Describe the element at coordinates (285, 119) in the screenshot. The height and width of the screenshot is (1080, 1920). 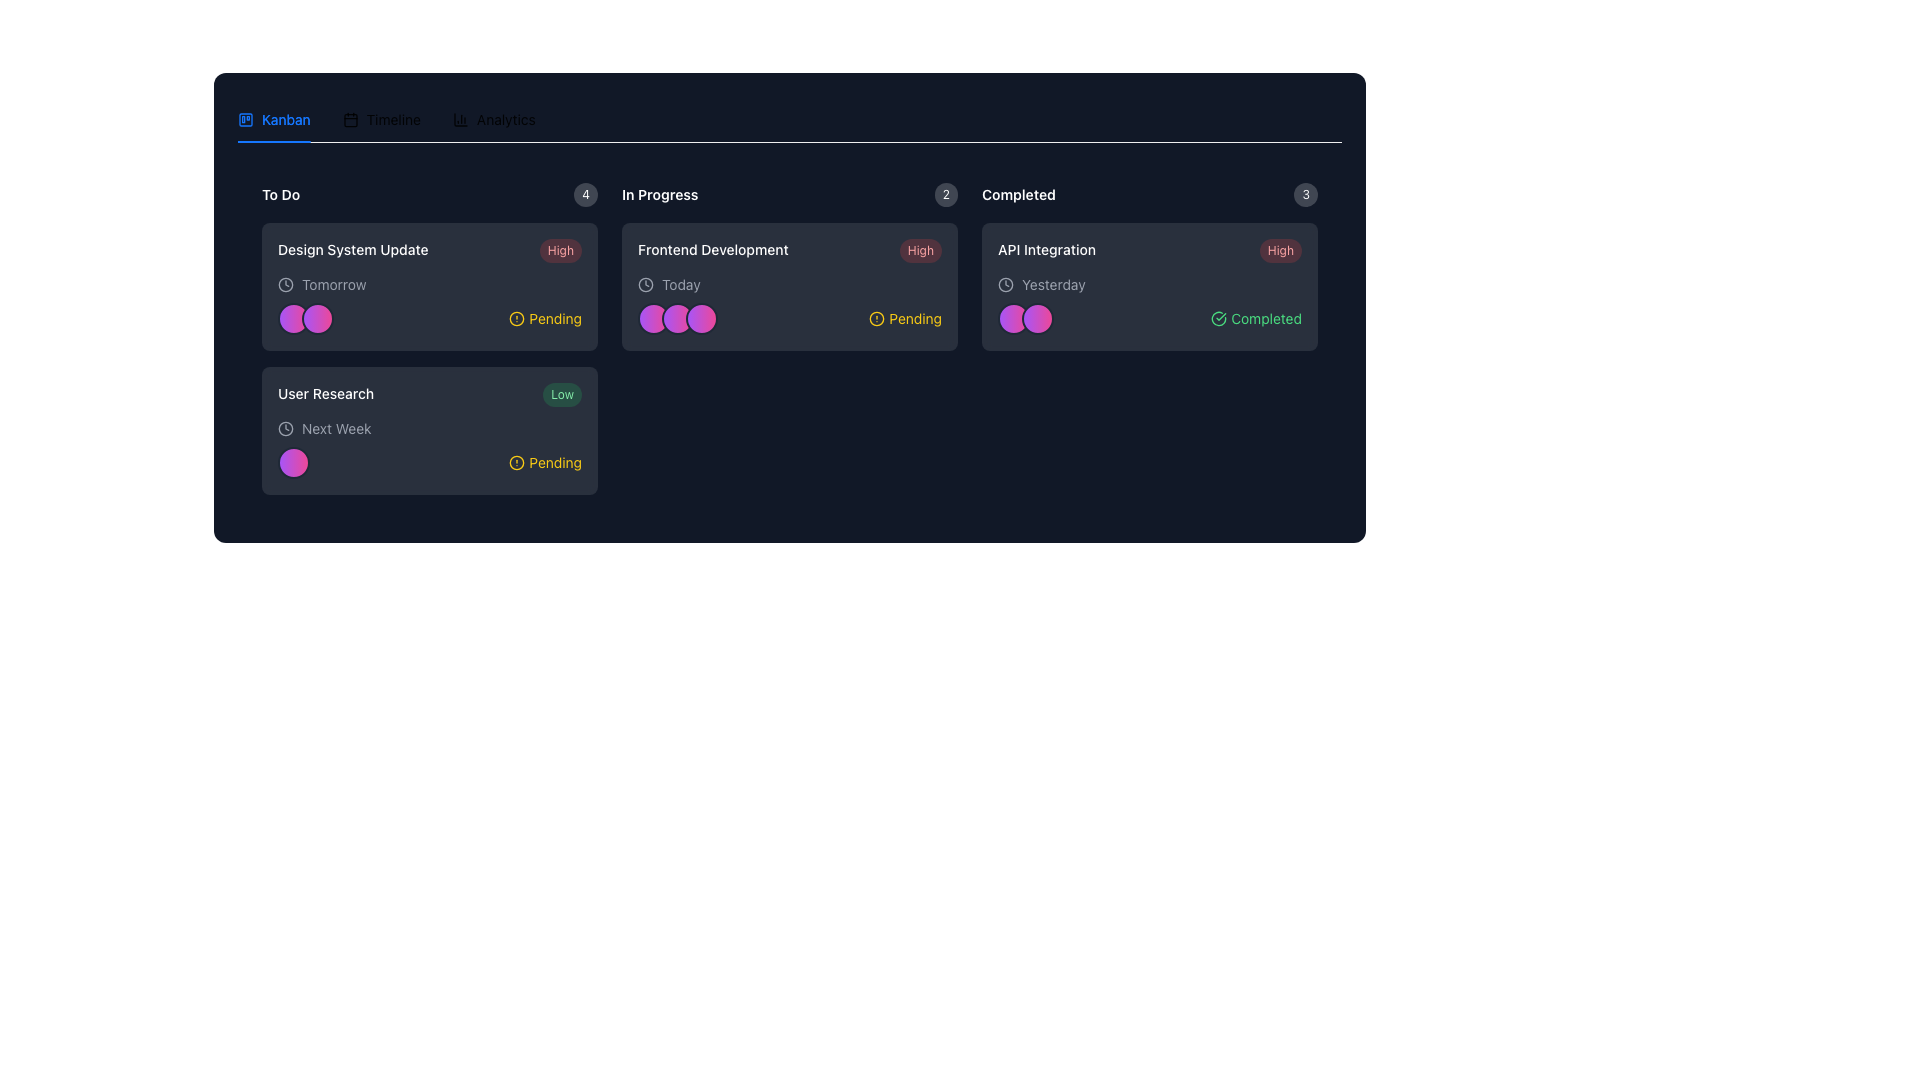
I see `the 'Kanban' navigation link in the upper-left corner of the interface` at that location.